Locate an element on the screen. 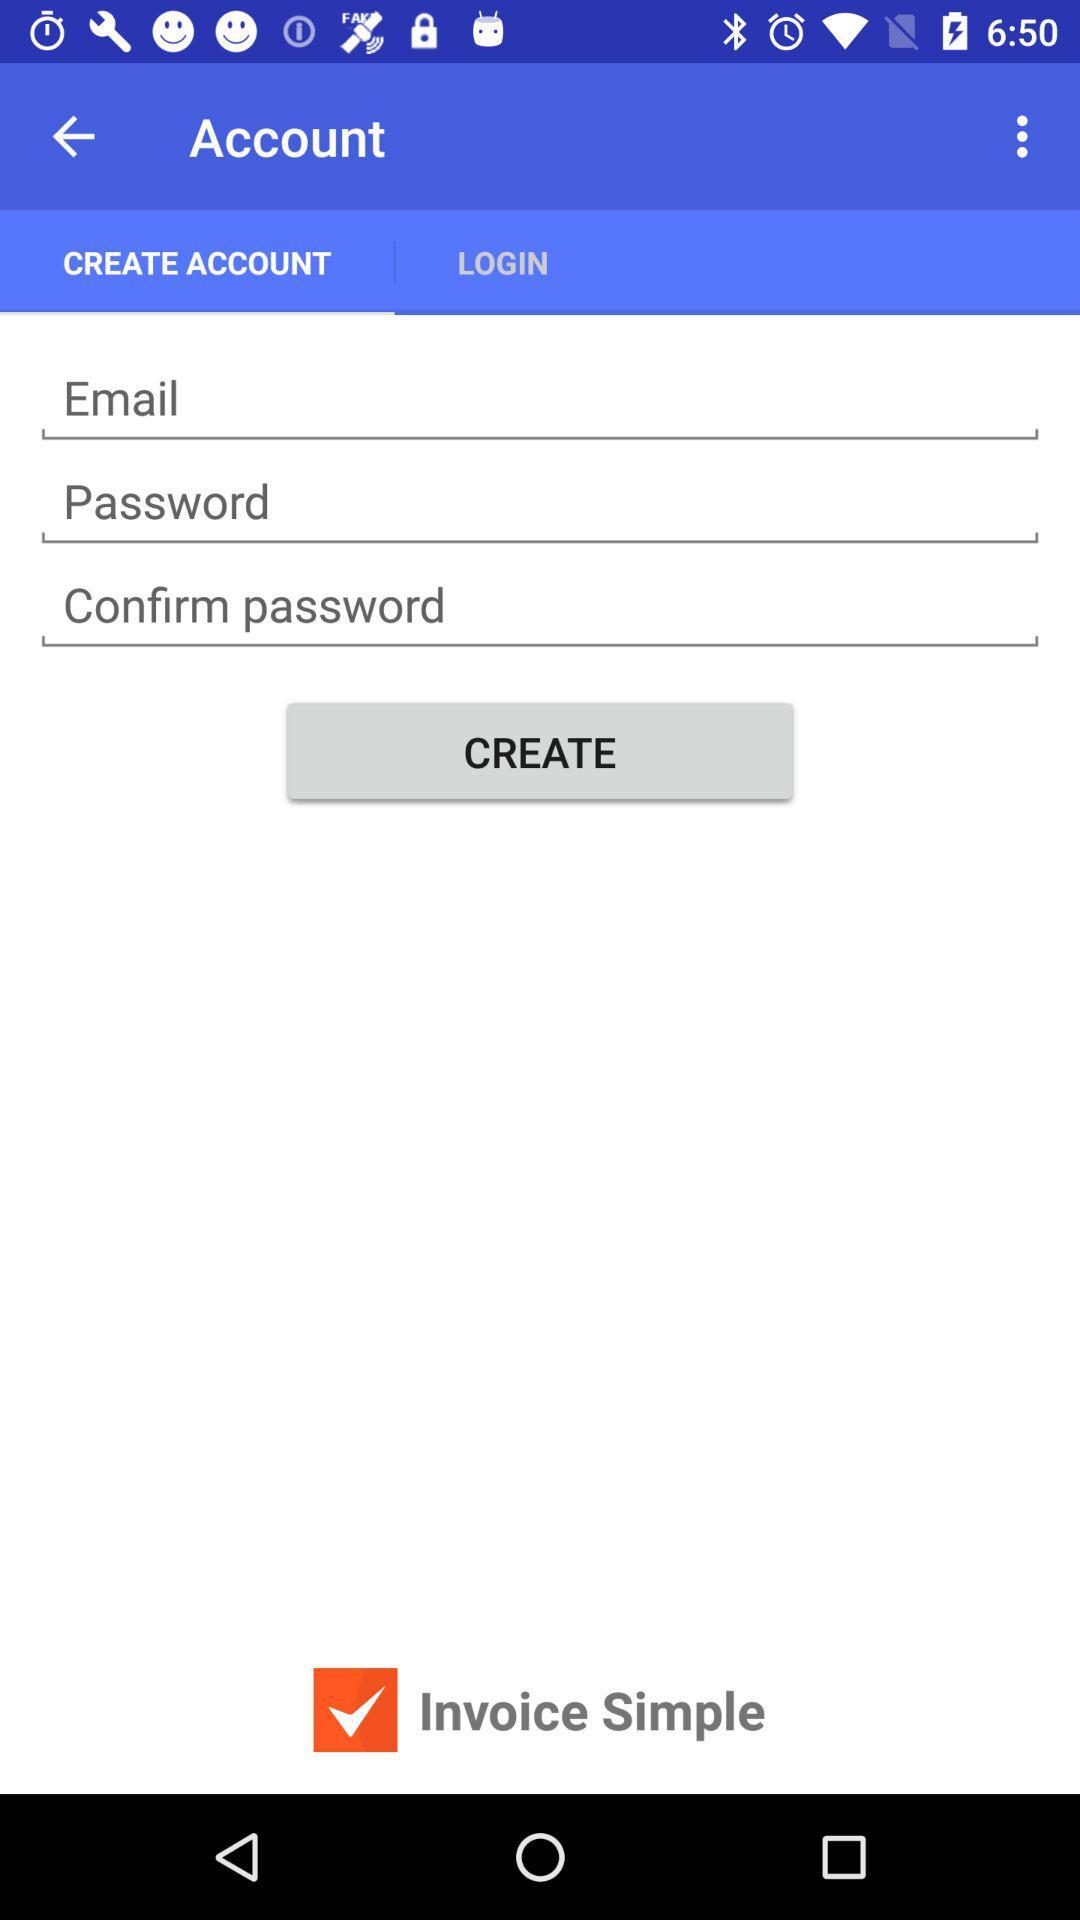 The height and width of the screenshot is (1920, 1080). input password is located at coordinates (540, 604).